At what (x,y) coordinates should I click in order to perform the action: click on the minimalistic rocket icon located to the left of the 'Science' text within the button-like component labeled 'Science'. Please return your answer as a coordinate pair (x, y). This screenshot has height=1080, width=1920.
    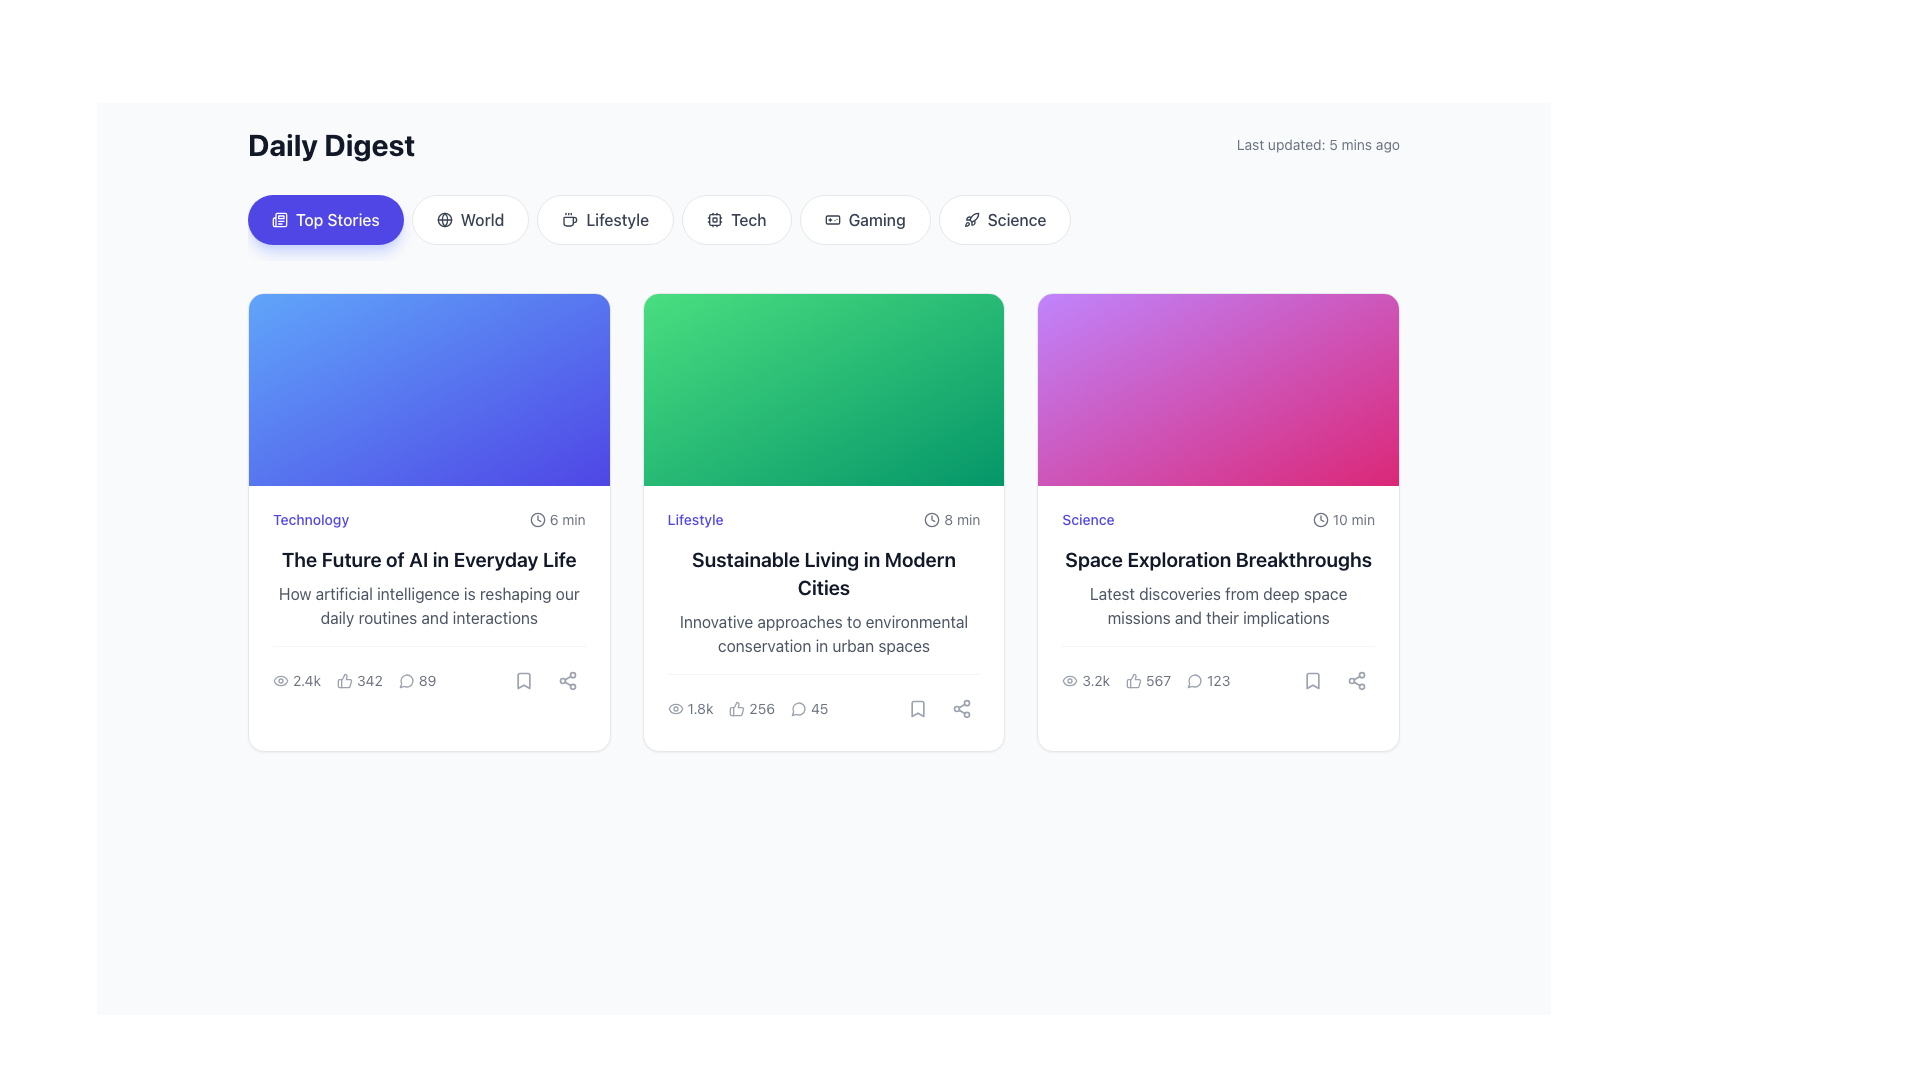
    Looking at the image, I should click on (971, 219).